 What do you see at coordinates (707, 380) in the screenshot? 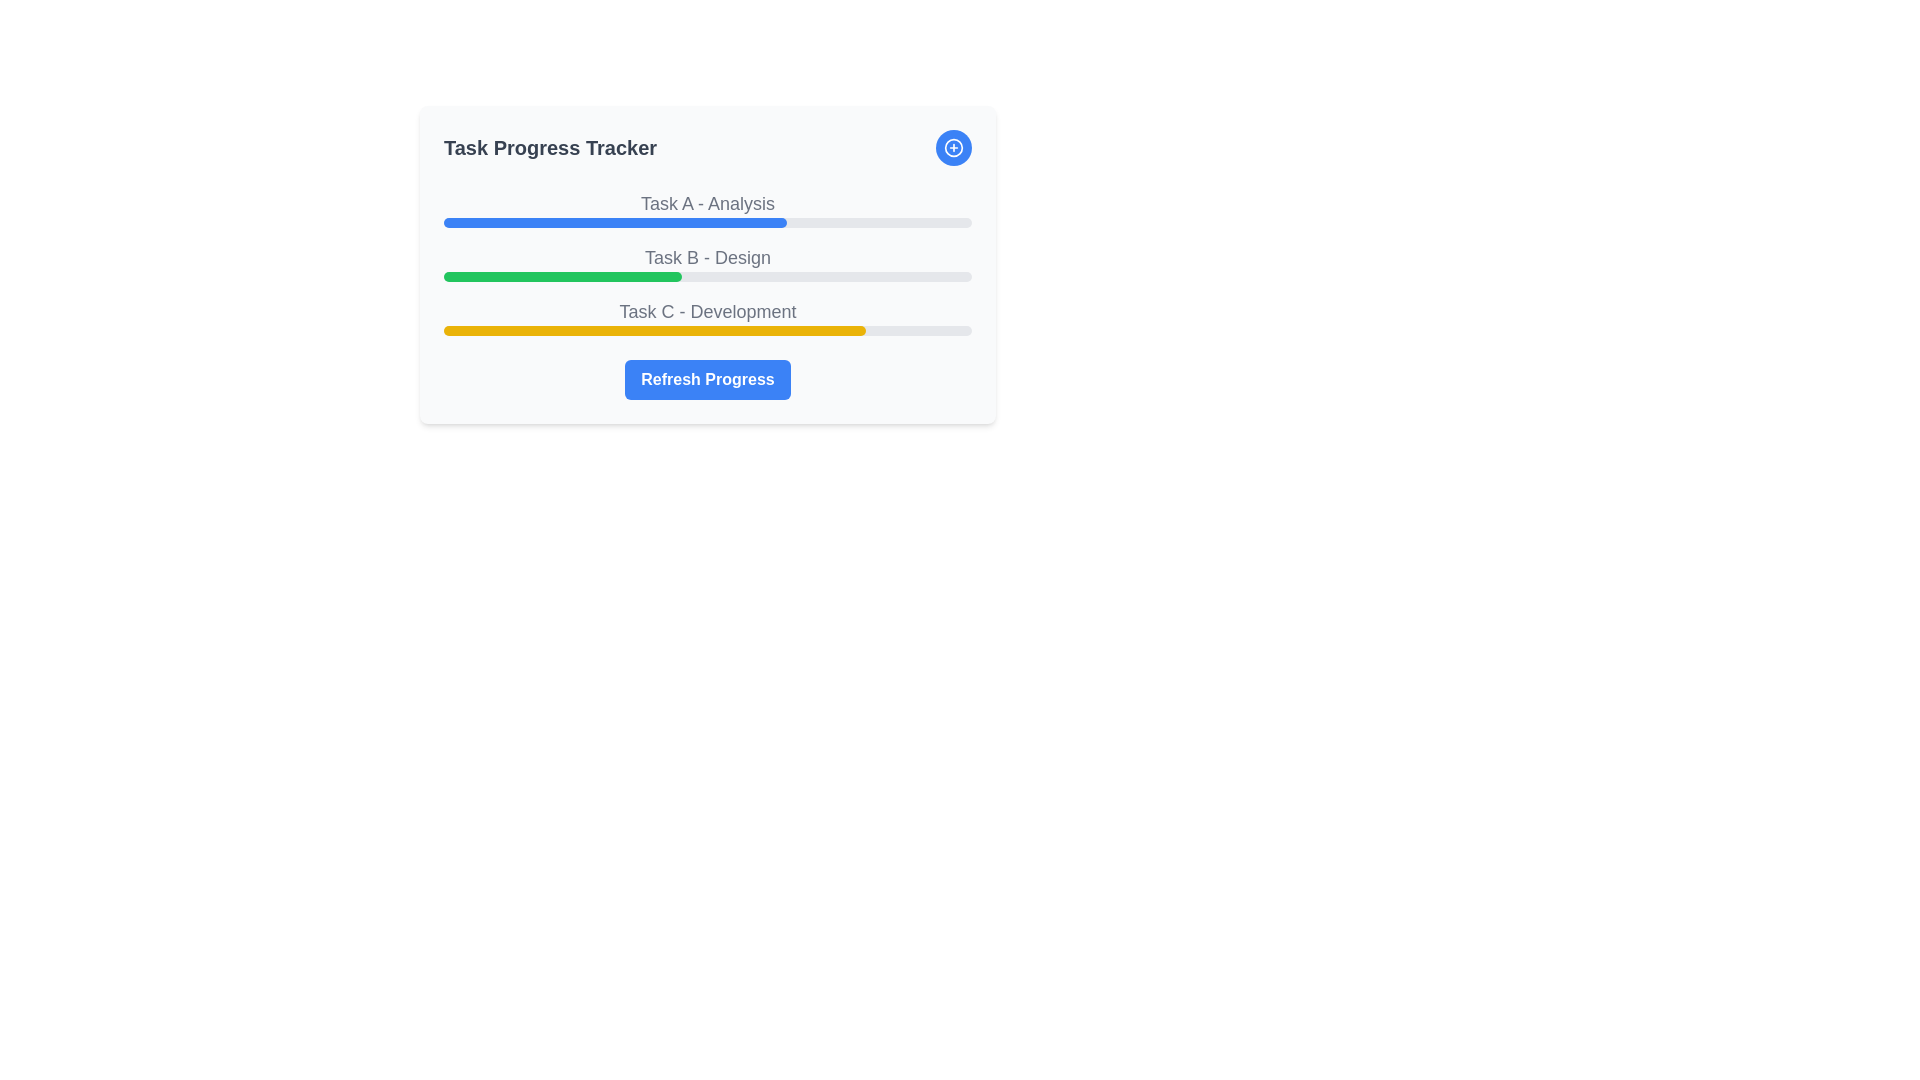
I see `the refresh button located below the progress bars to observe the hover effect` at bounding box center [707, 380].